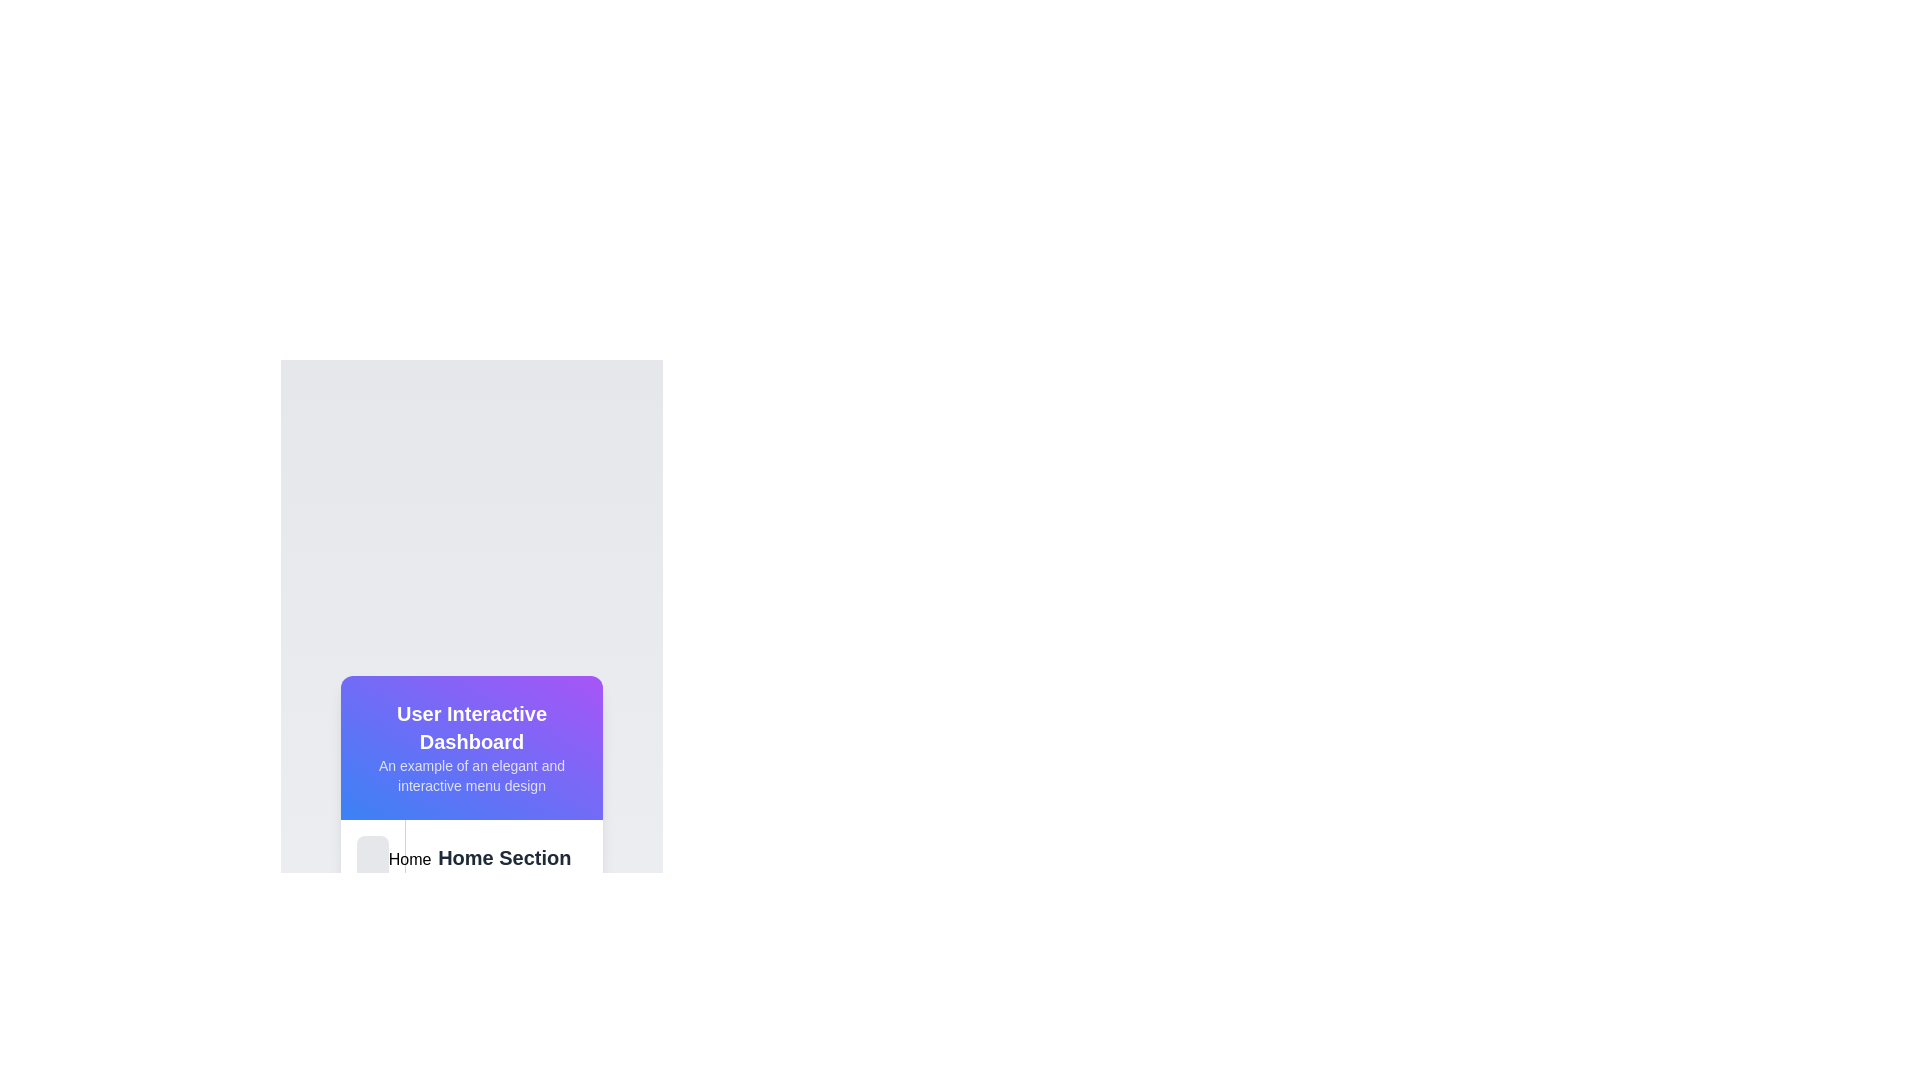  What do you see at coordinates (384, 860) in the screenshot?
I see `the house-like icon with a triangular roof and rectangular base, located near the bottom left of the interface, adjacent to the 'Home' label` at bounding box center [384, 860].